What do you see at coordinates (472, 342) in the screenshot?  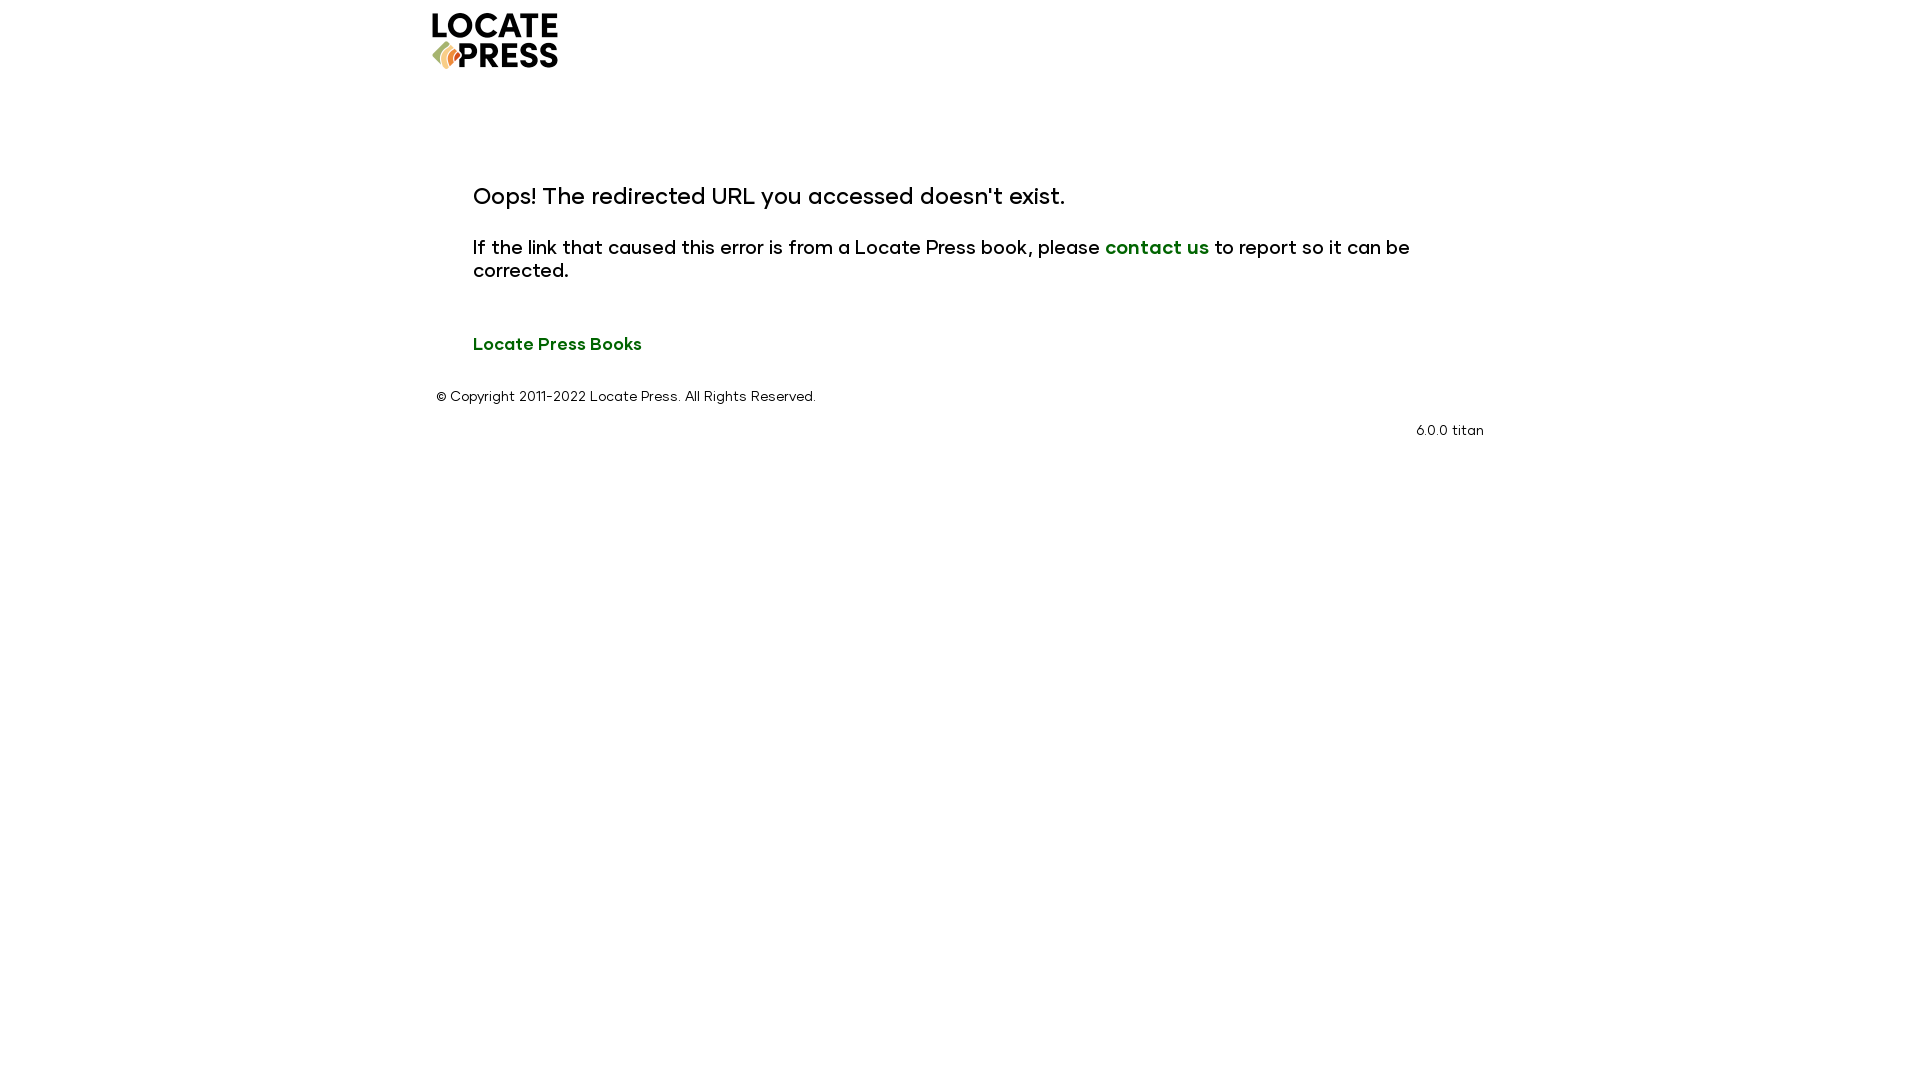 I see `'Locate Press Books'` at bounding box center [472, 342].